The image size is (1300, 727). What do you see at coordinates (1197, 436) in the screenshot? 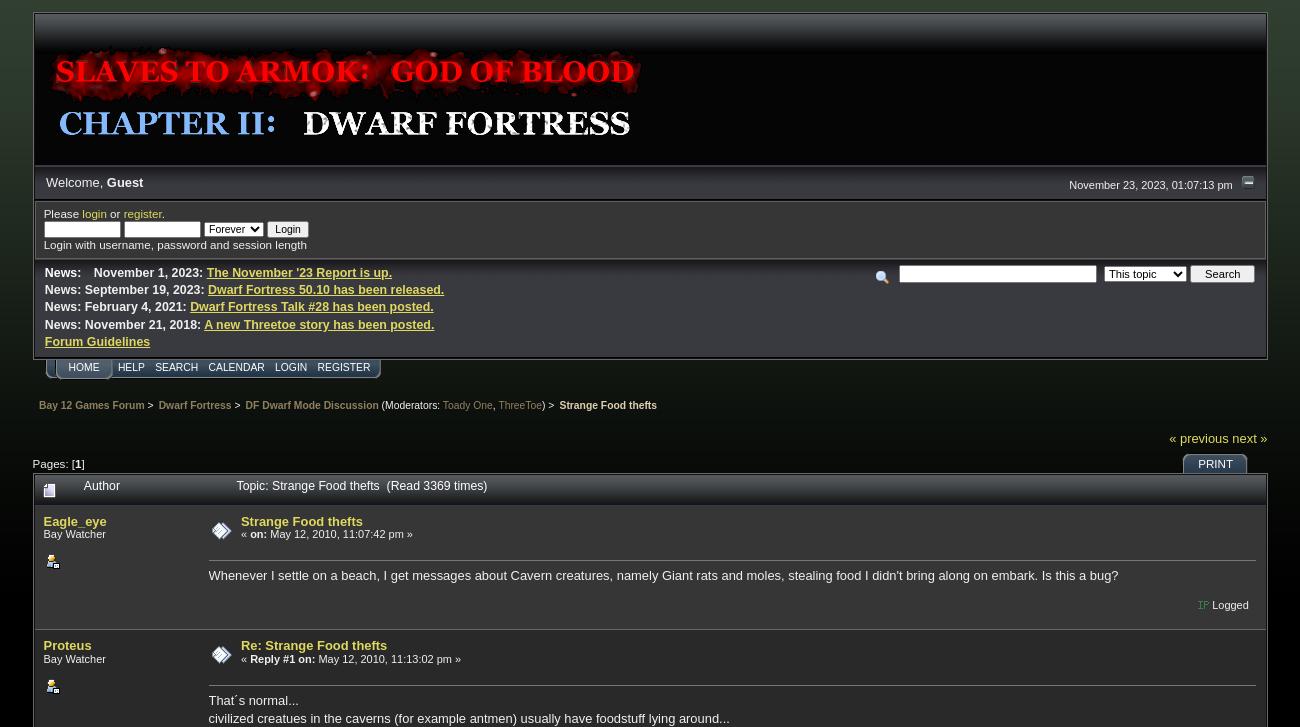
I see `'« previous'` at bounding box center [1197, 436].